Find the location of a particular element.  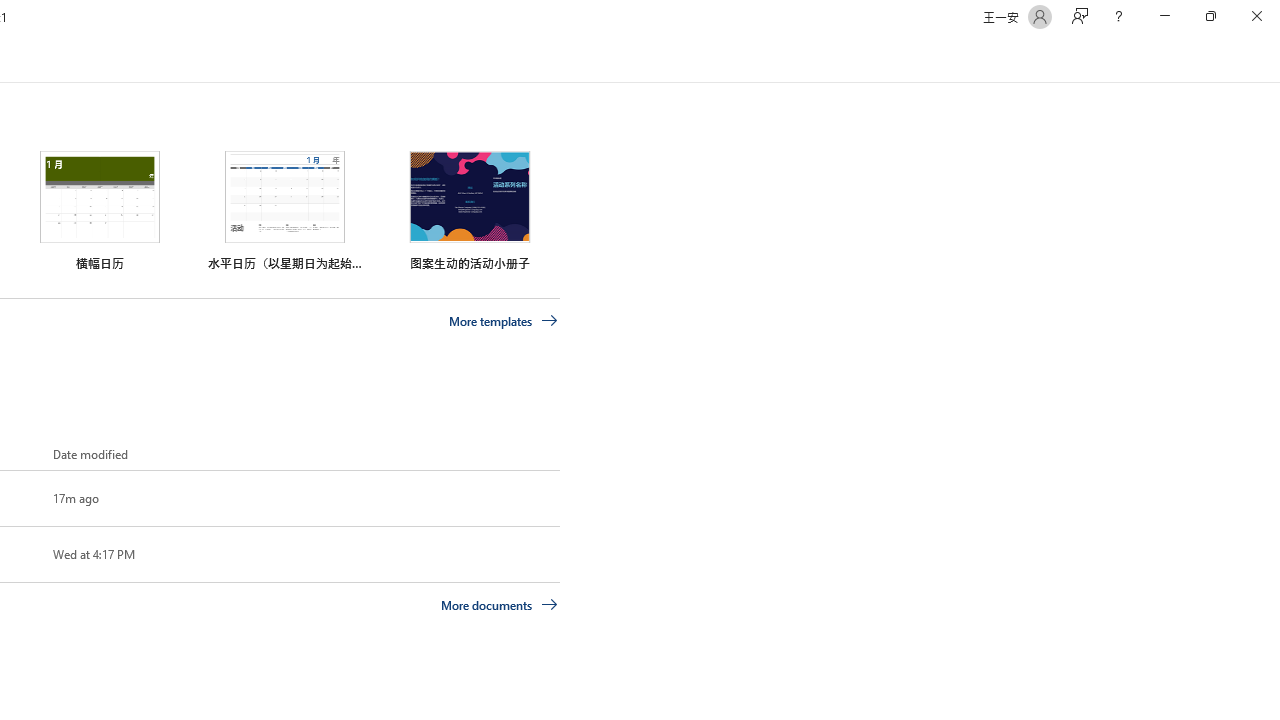

'More documents' is located at coordinates (499, 603).